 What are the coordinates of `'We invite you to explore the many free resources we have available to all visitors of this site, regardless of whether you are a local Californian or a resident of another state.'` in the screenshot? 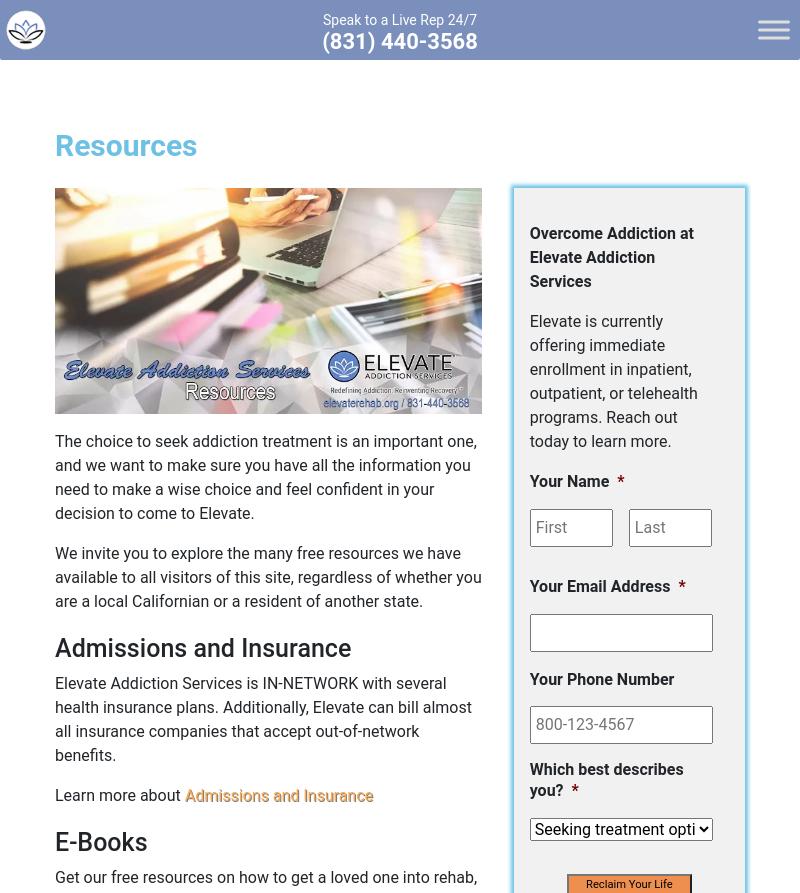 It's located at (268, 575).